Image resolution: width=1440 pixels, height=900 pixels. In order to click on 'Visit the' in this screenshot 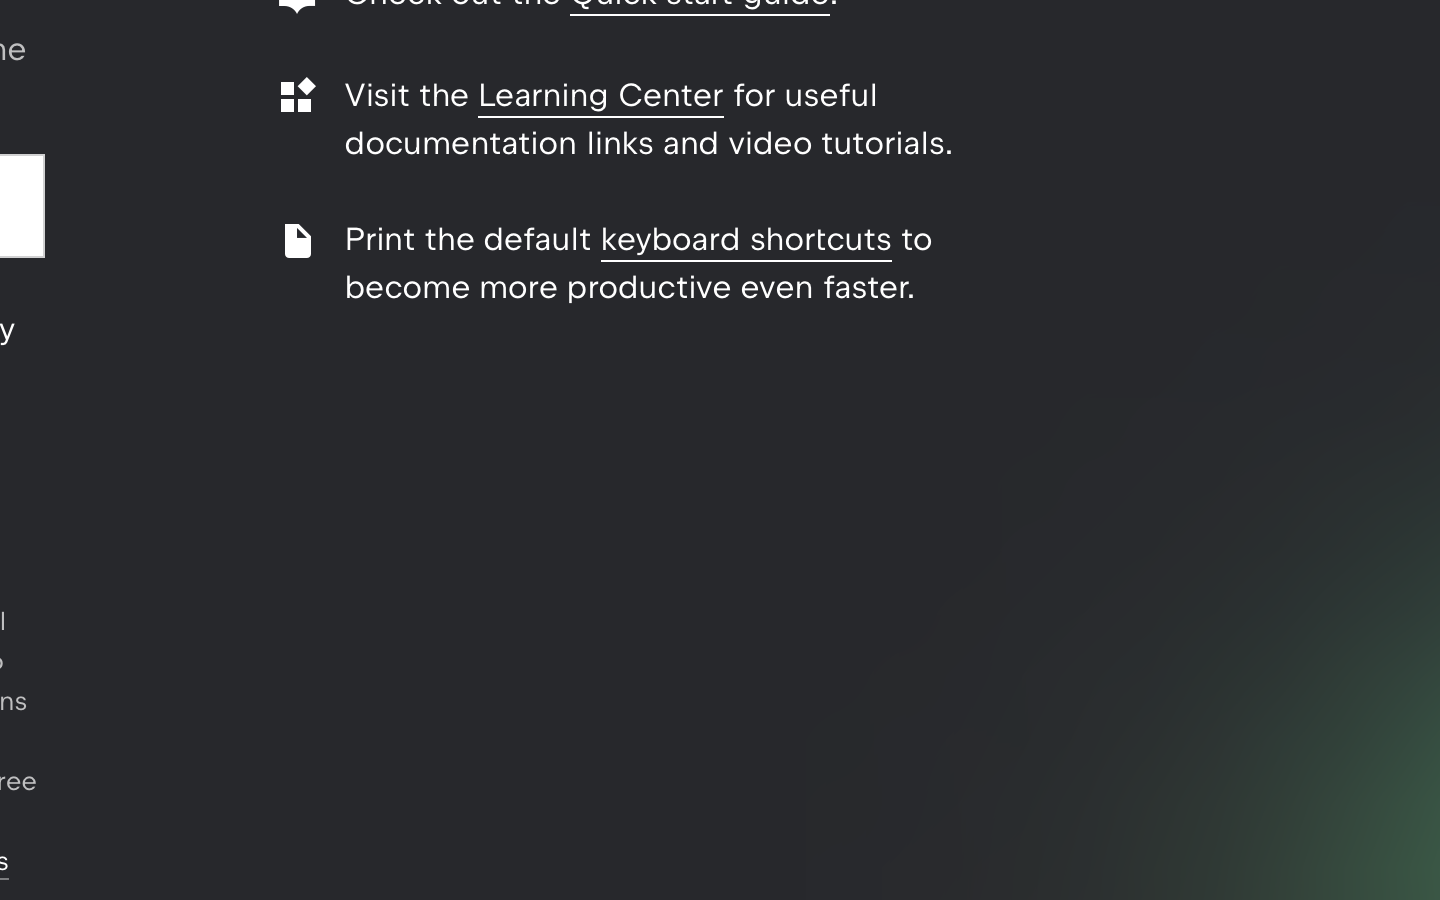, I will do `click(410, 94)`.